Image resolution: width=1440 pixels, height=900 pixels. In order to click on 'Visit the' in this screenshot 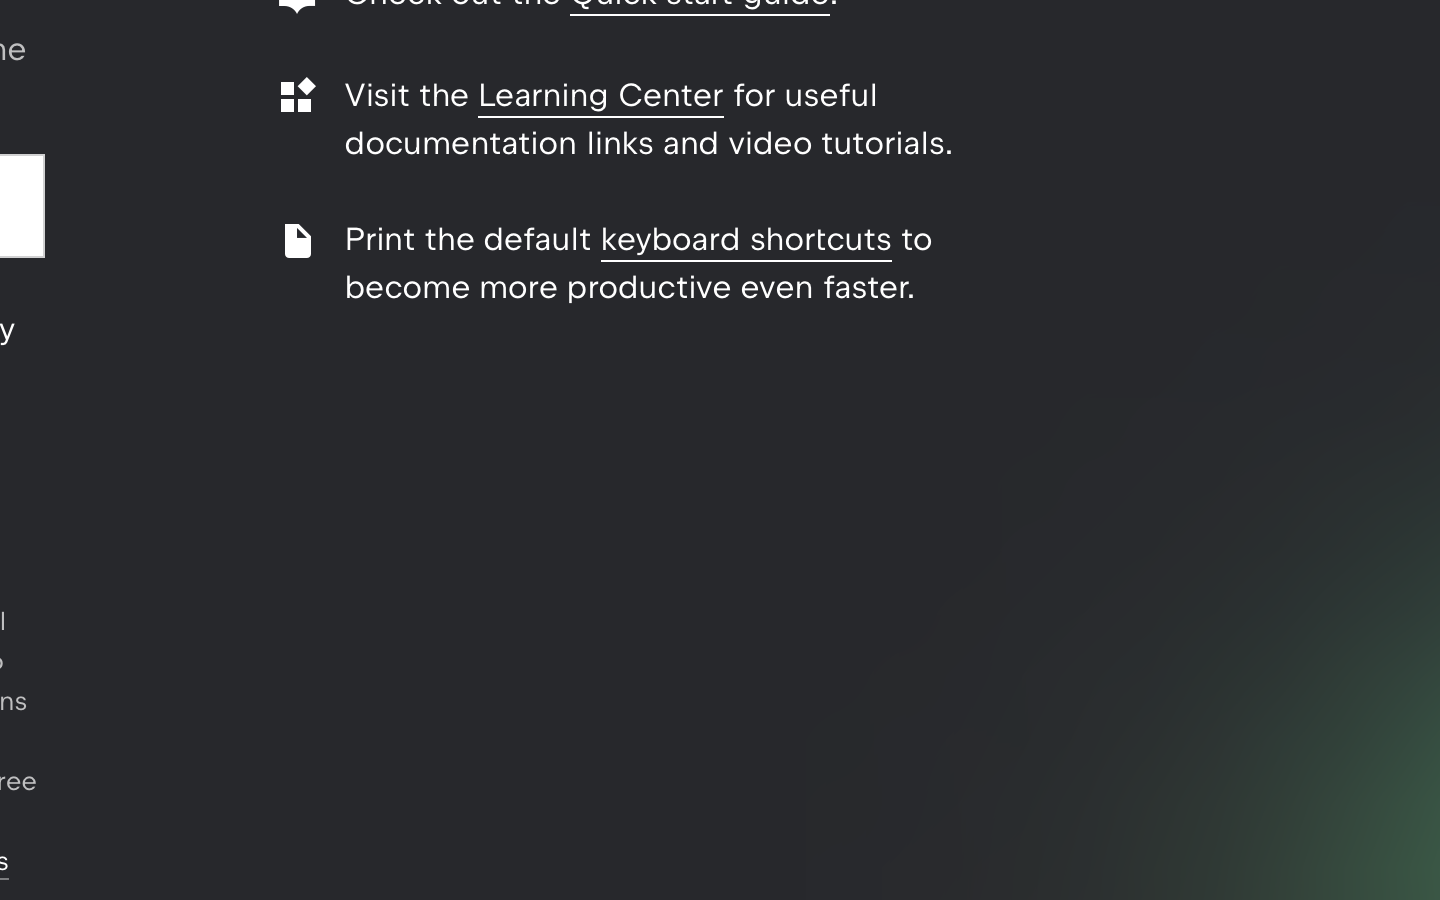, I will do `click(410, 94)`.